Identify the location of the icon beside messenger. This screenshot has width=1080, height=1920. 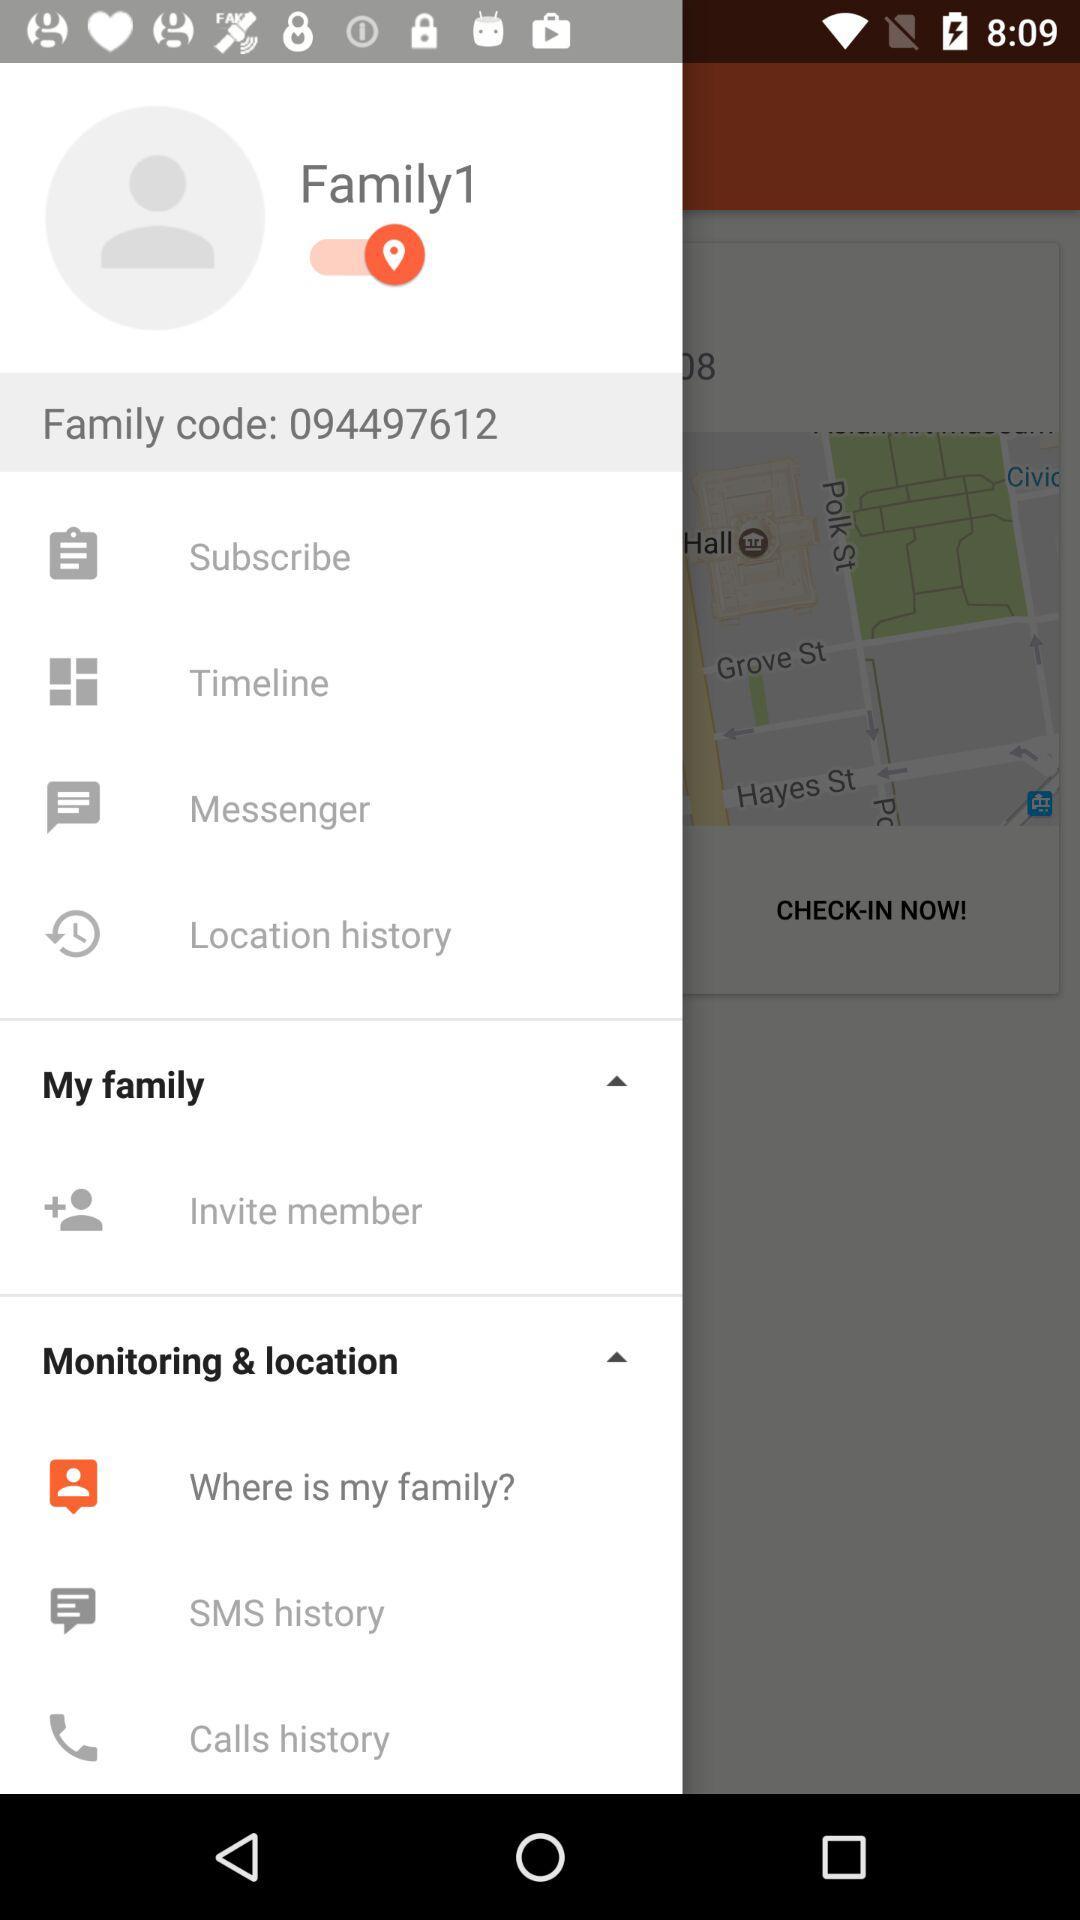
(72, 807).